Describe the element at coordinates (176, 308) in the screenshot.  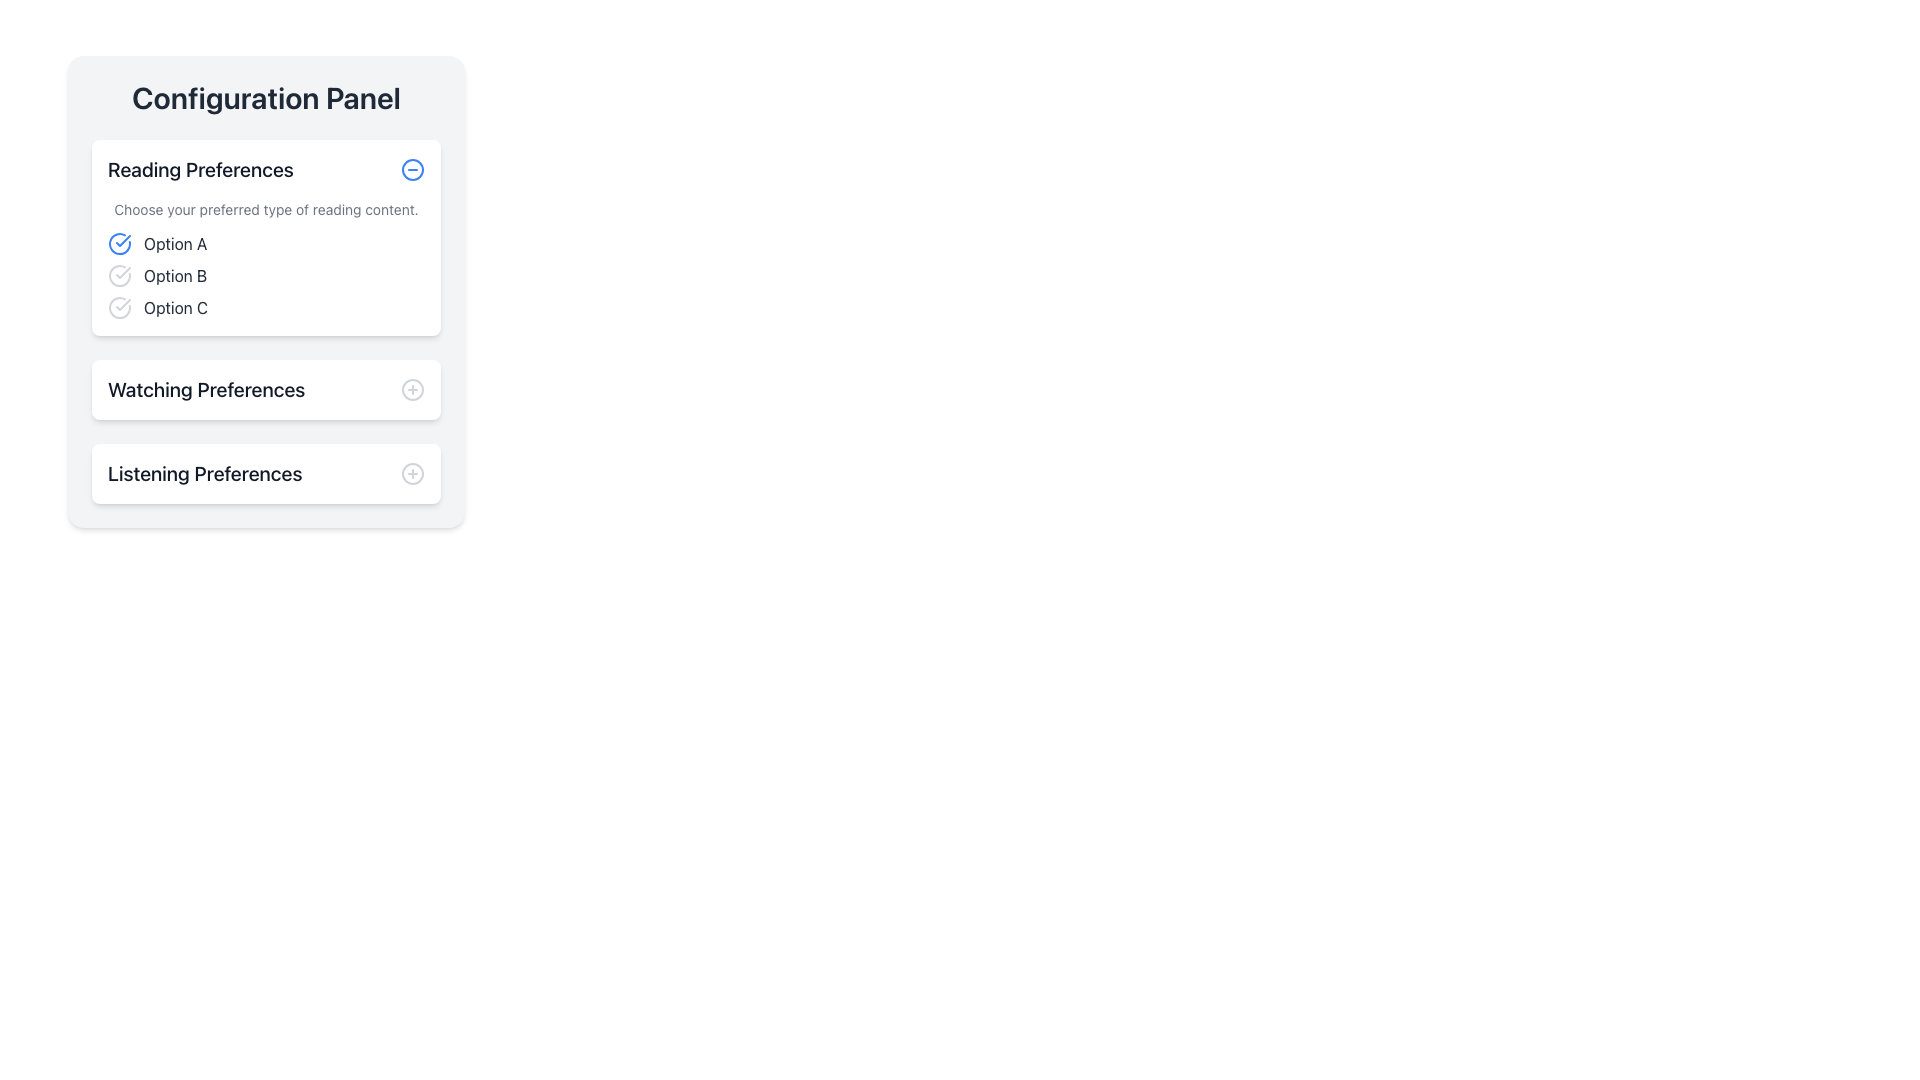
I see `text label displaying 'Option C' in dark gray font located in the 'Reading Preferences' section of the 'Configuration Panel', which is the third option in the list` at that location.